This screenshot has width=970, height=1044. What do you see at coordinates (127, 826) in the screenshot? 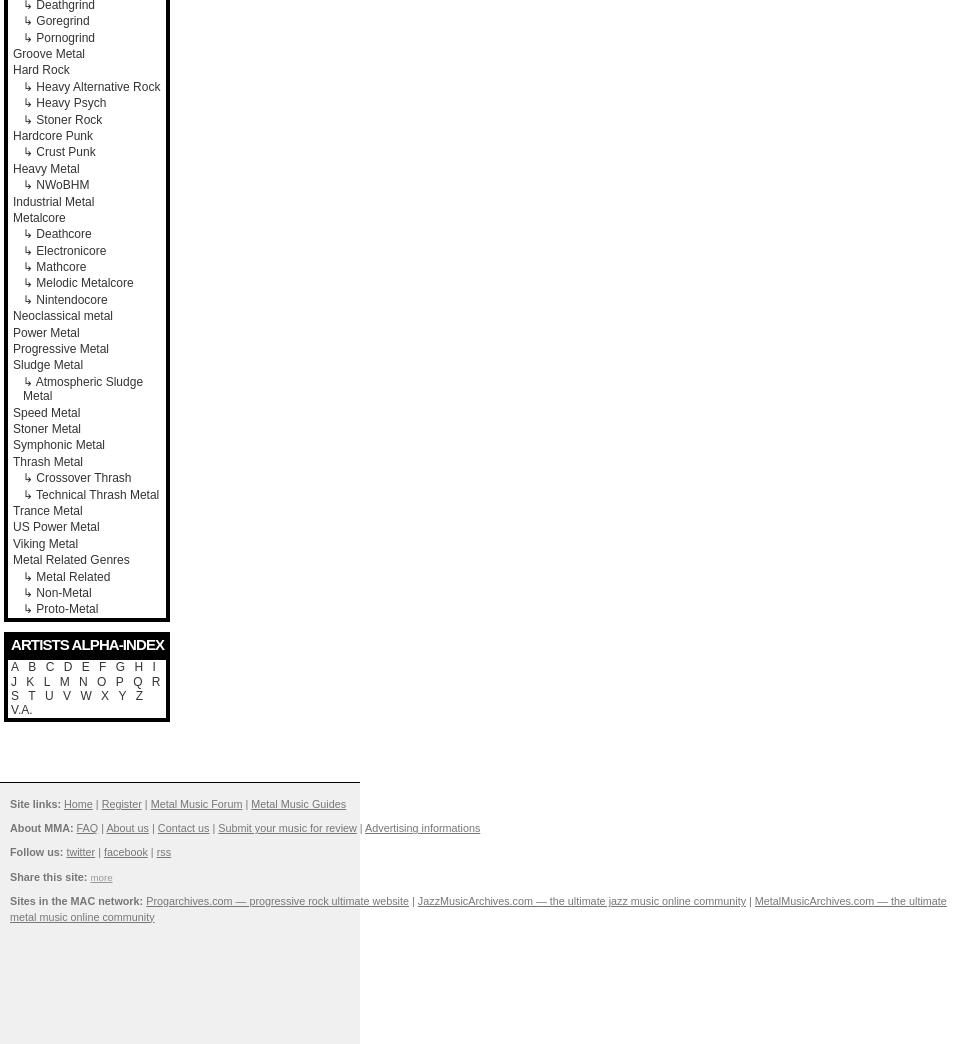
I see `'About us'` at bounding box center [127, 826].